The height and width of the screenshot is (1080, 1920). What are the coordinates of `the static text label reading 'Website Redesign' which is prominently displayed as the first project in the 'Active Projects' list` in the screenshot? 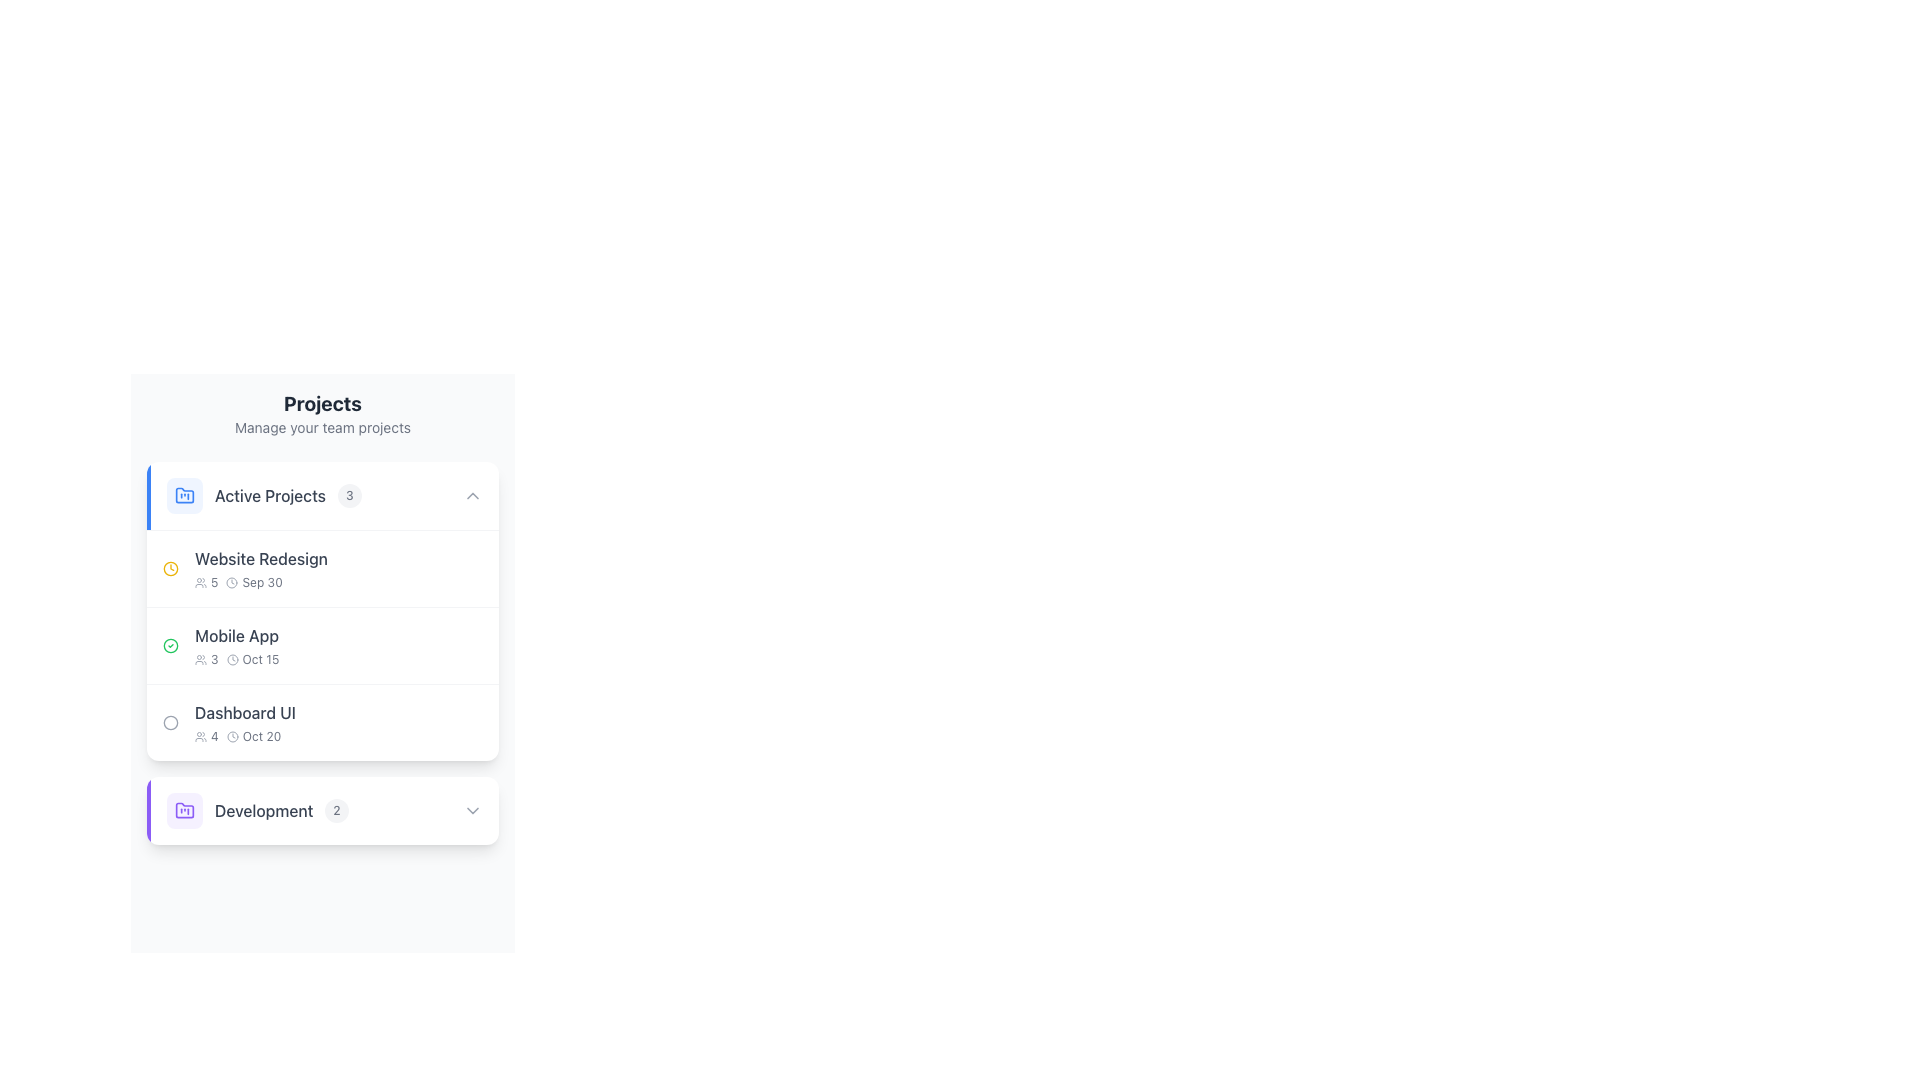 It's located at (260, 559).